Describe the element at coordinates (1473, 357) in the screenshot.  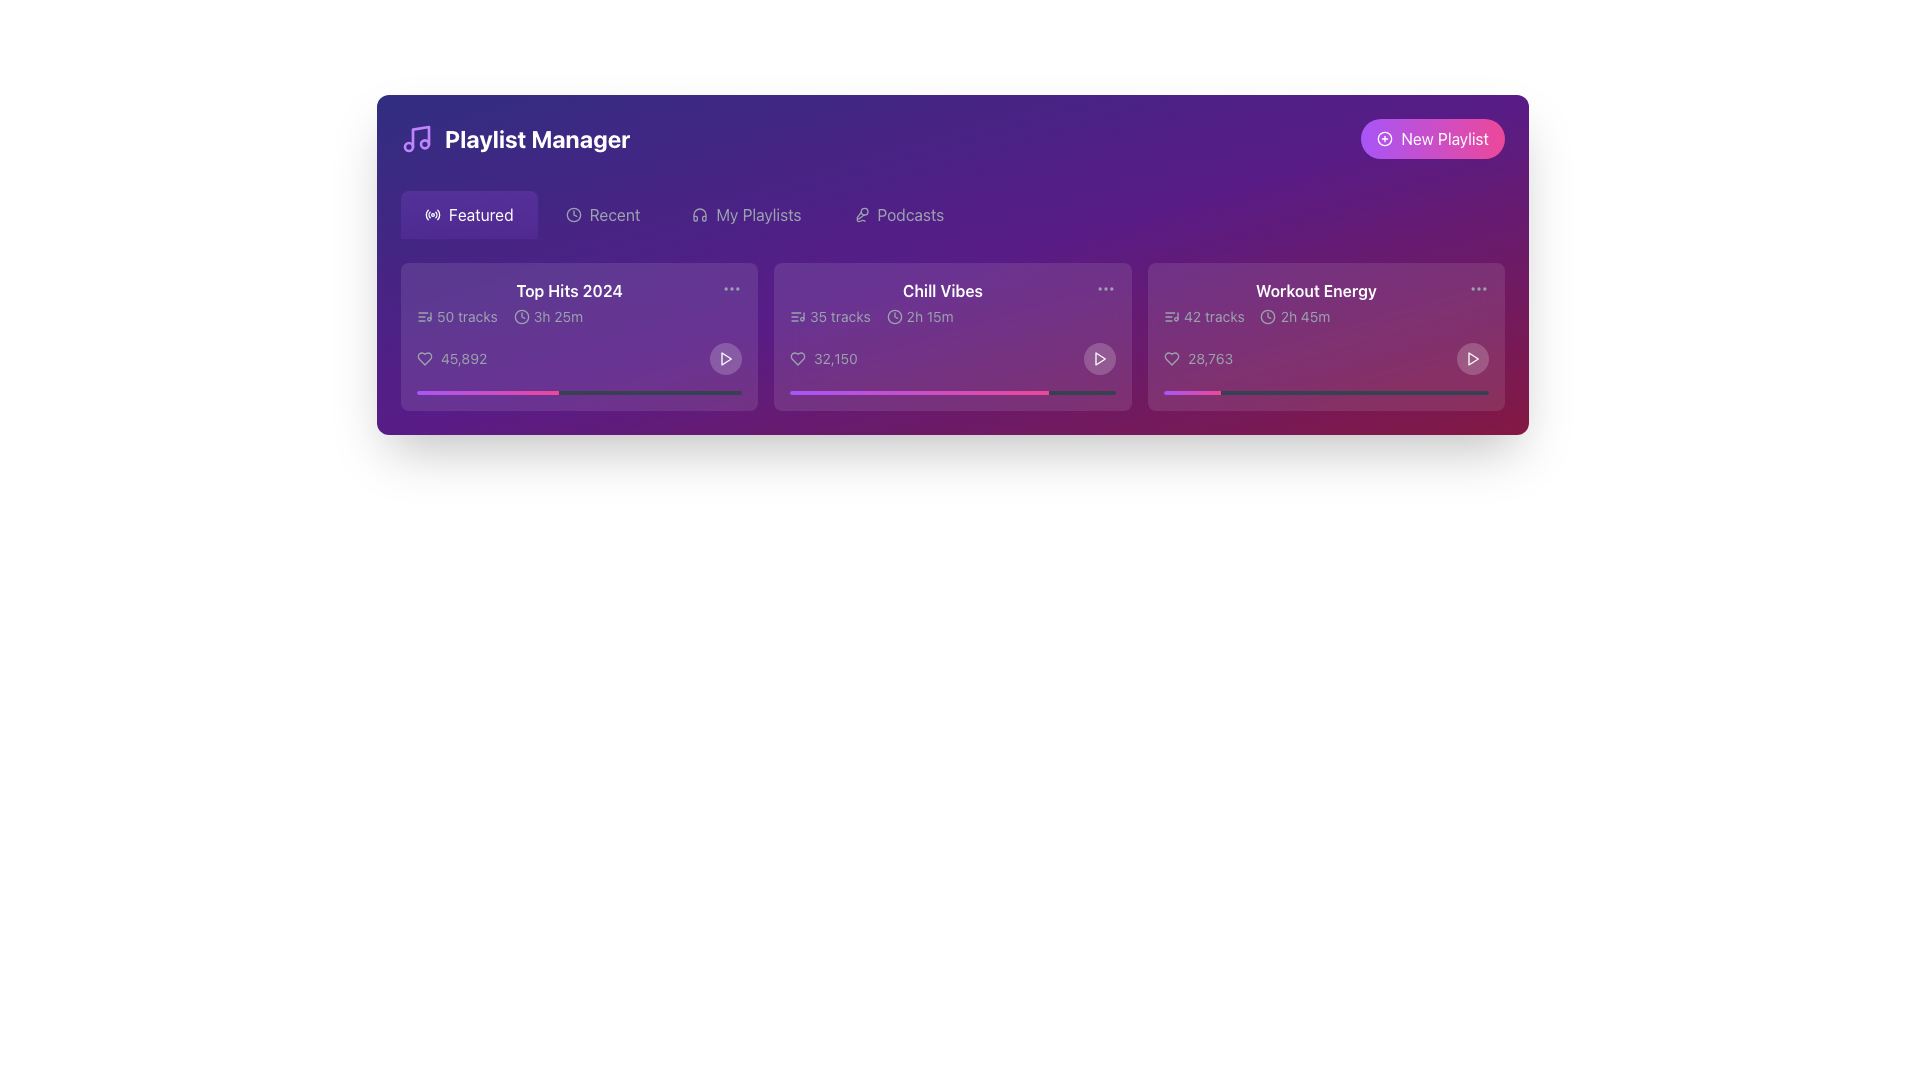
I see `the play icon button located at the bottom-right corner of the 'Workout Energy' playlist card` at that location.